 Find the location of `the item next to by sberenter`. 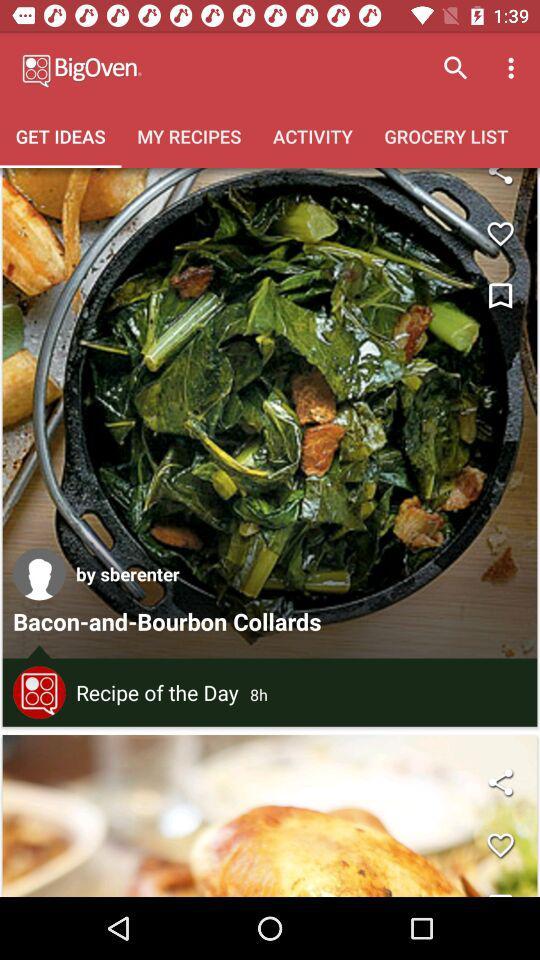

the item next to by sberenter is located at coordinates (39, 574).